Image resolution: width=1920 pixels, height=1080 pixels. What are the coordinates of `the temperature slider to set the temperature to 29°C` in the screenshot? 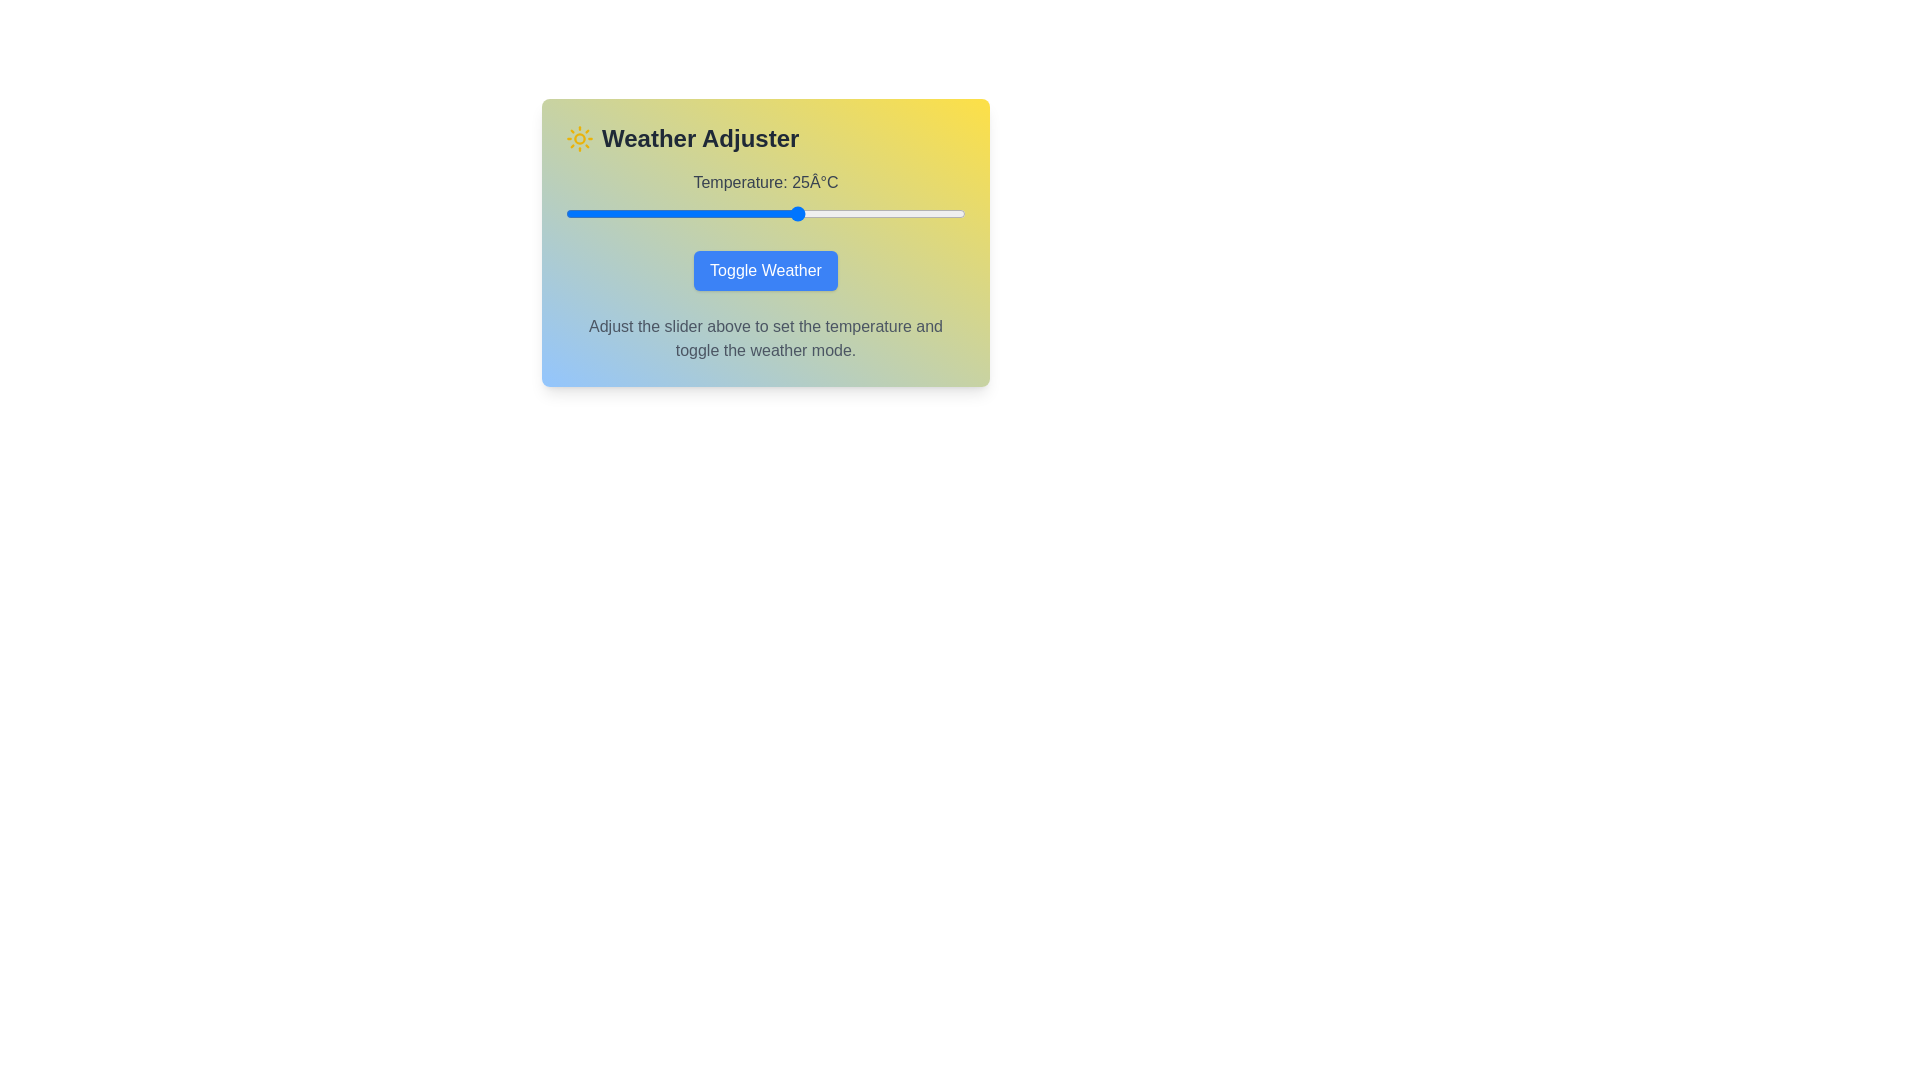 It's located at (825, 213).